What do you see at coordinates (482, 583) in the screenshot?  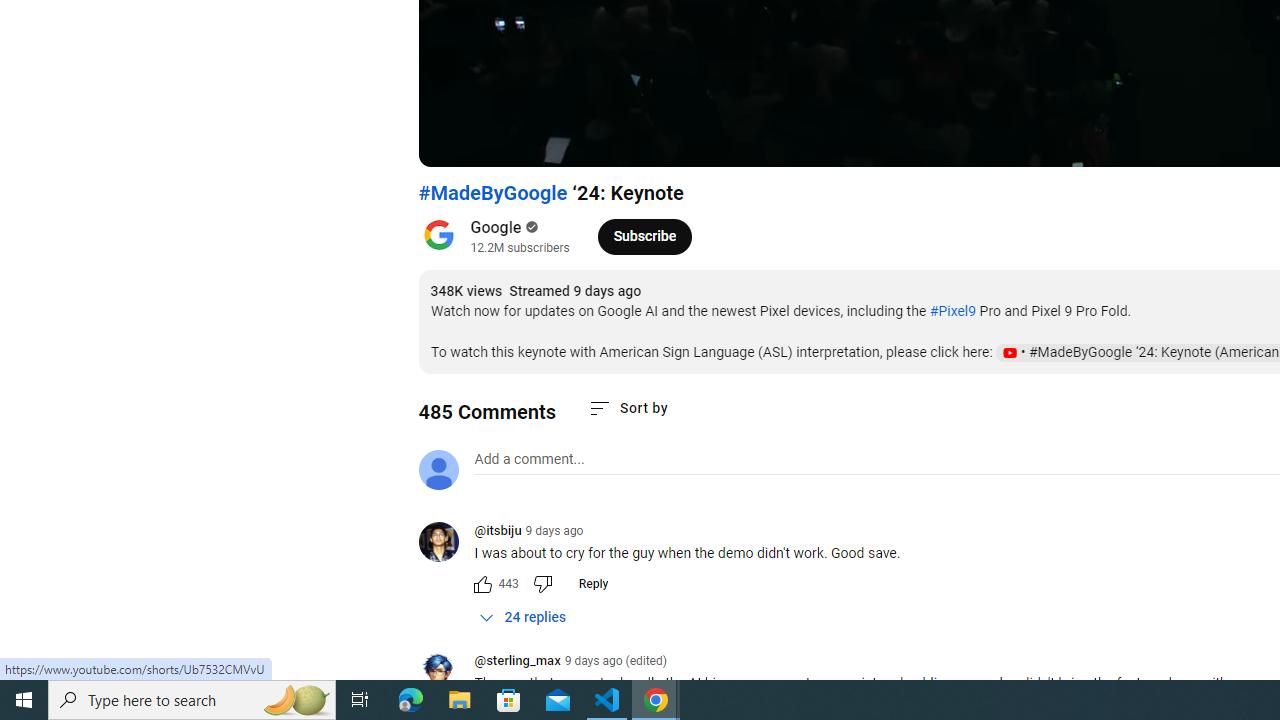 I see `'Like this comment along with 443 other people'` at bounding box center [482, 583].